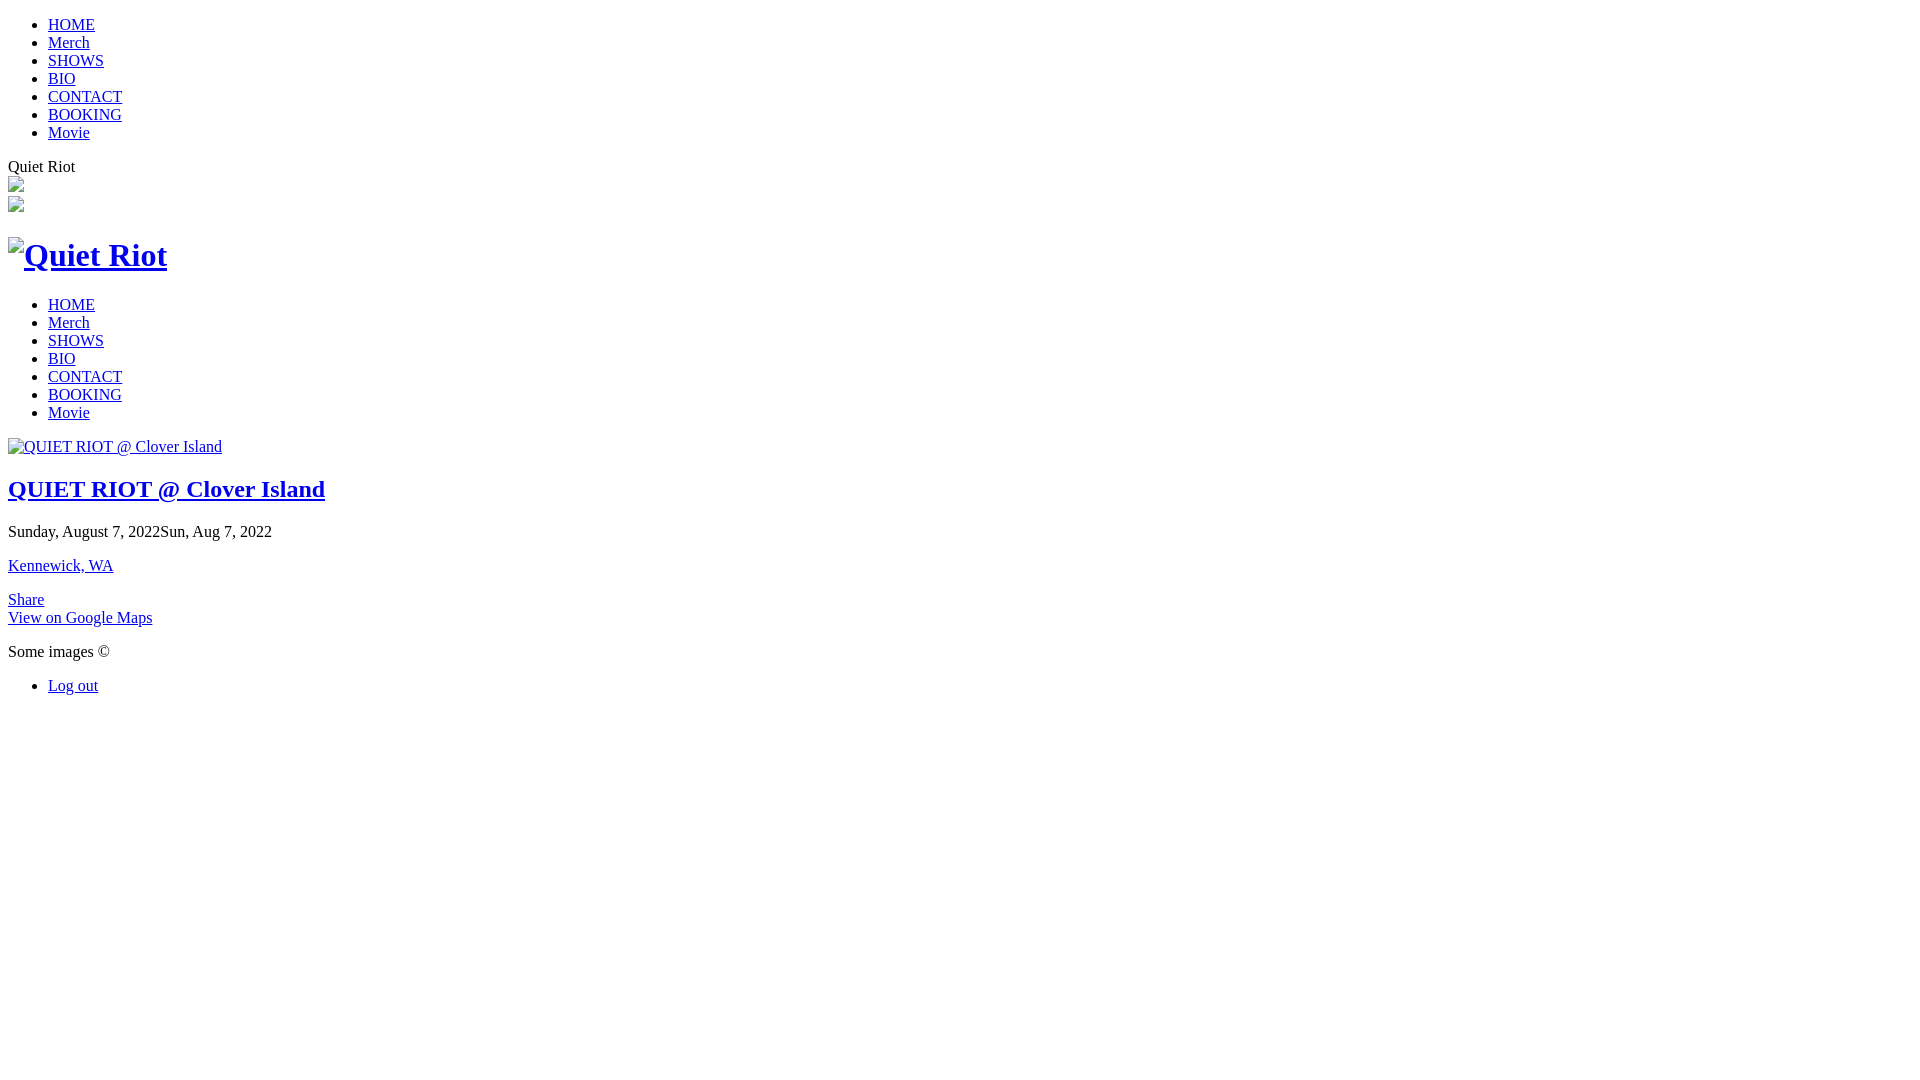  Describe the element at coordinates (84, 394) in the screenshot. I see `'BOOKING'` at that location.